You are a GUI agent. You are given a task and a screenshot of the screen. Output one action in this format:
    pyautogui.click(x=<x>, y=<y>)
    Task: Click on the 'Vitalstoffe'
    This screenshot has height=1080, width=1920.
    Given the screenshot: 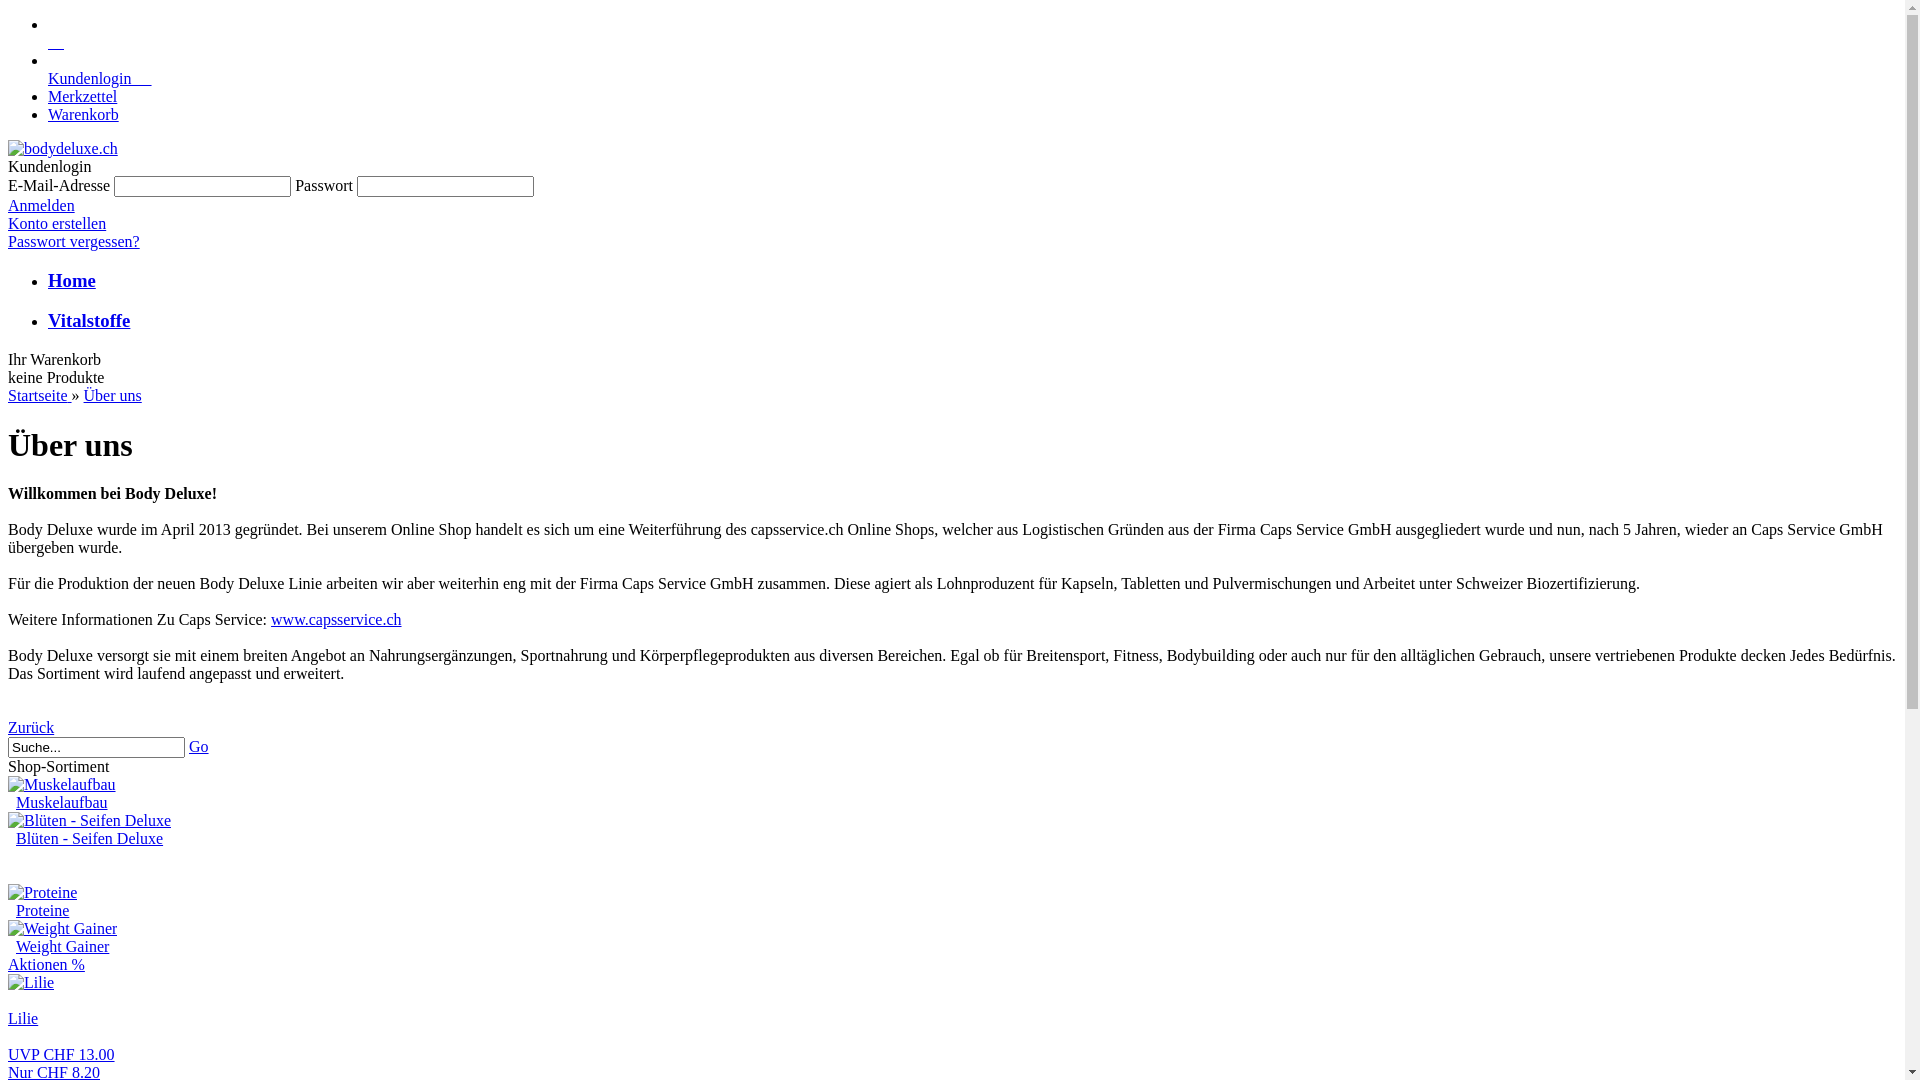 What is the action you would take?
    pyautogui.click(x=88, y=319)
    